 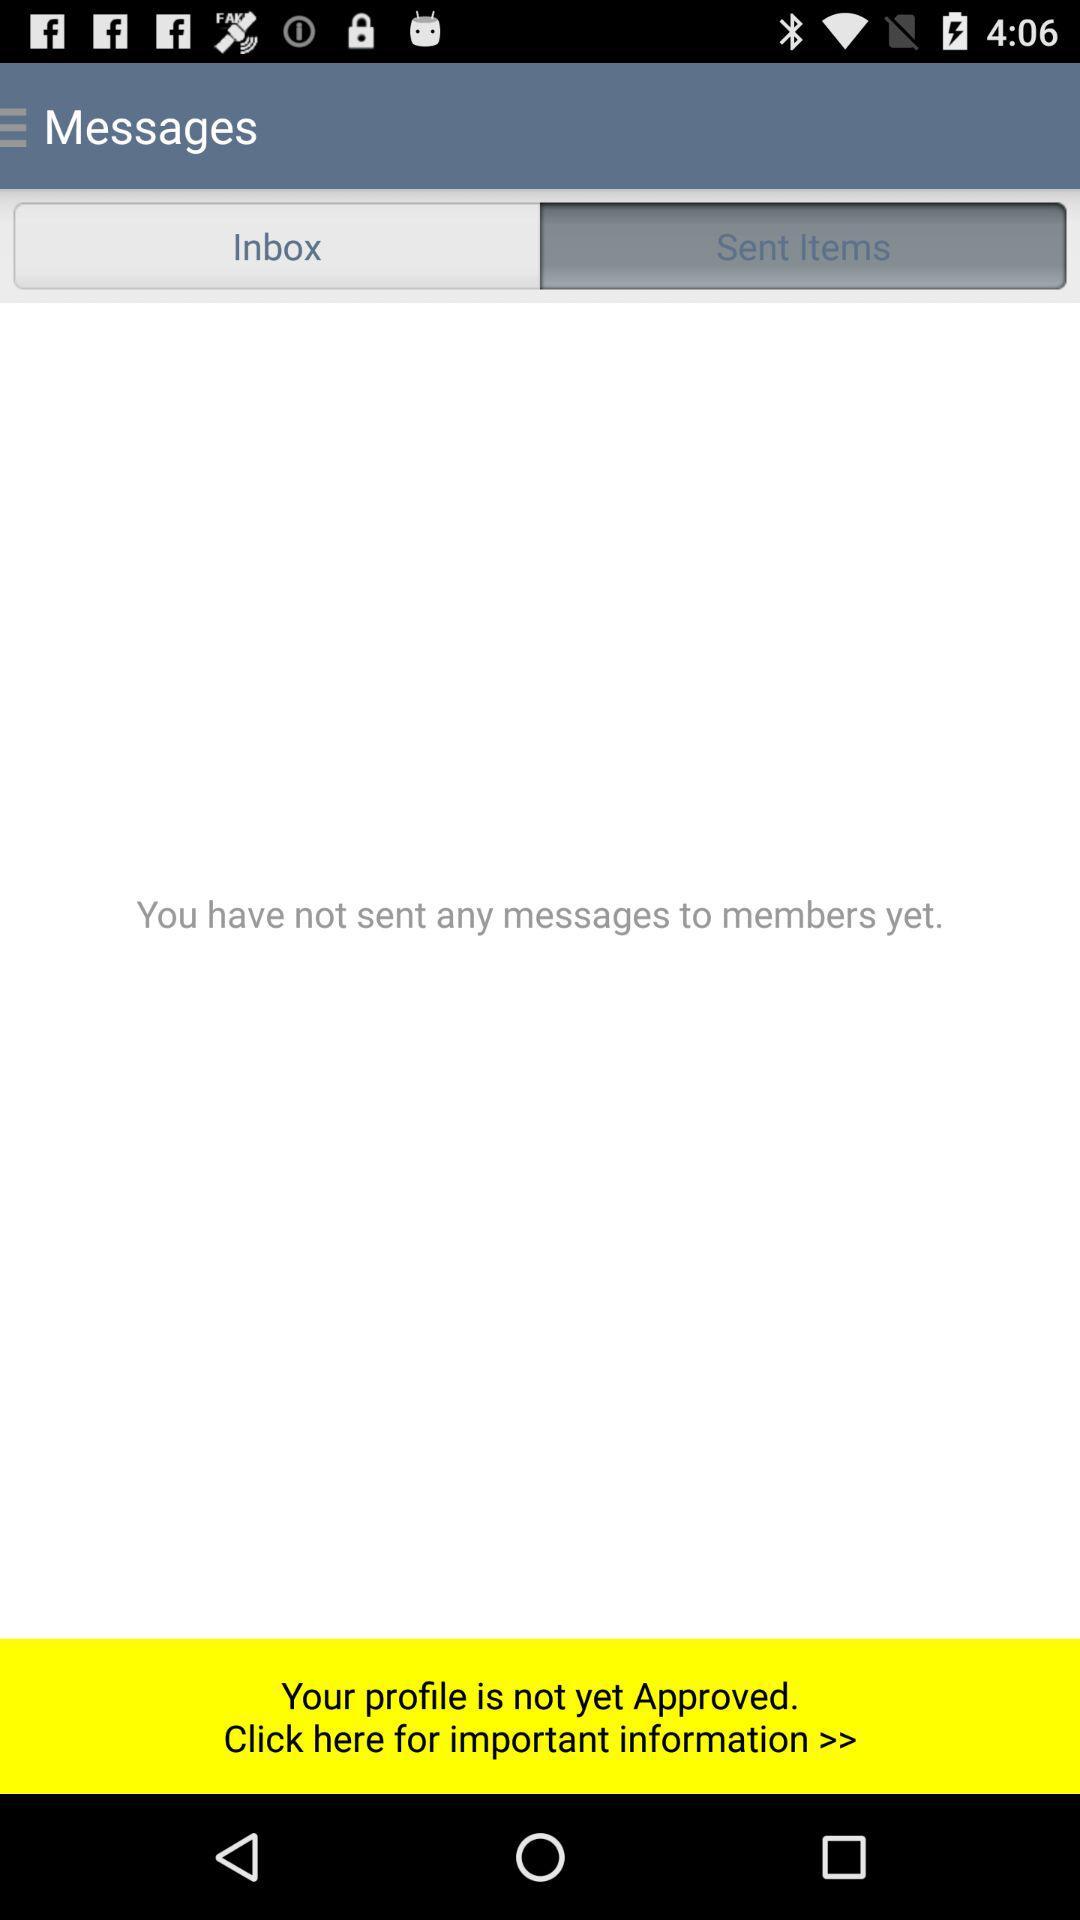 I want to click on the icon below the inbox radio button, so click(x=540, y=970).